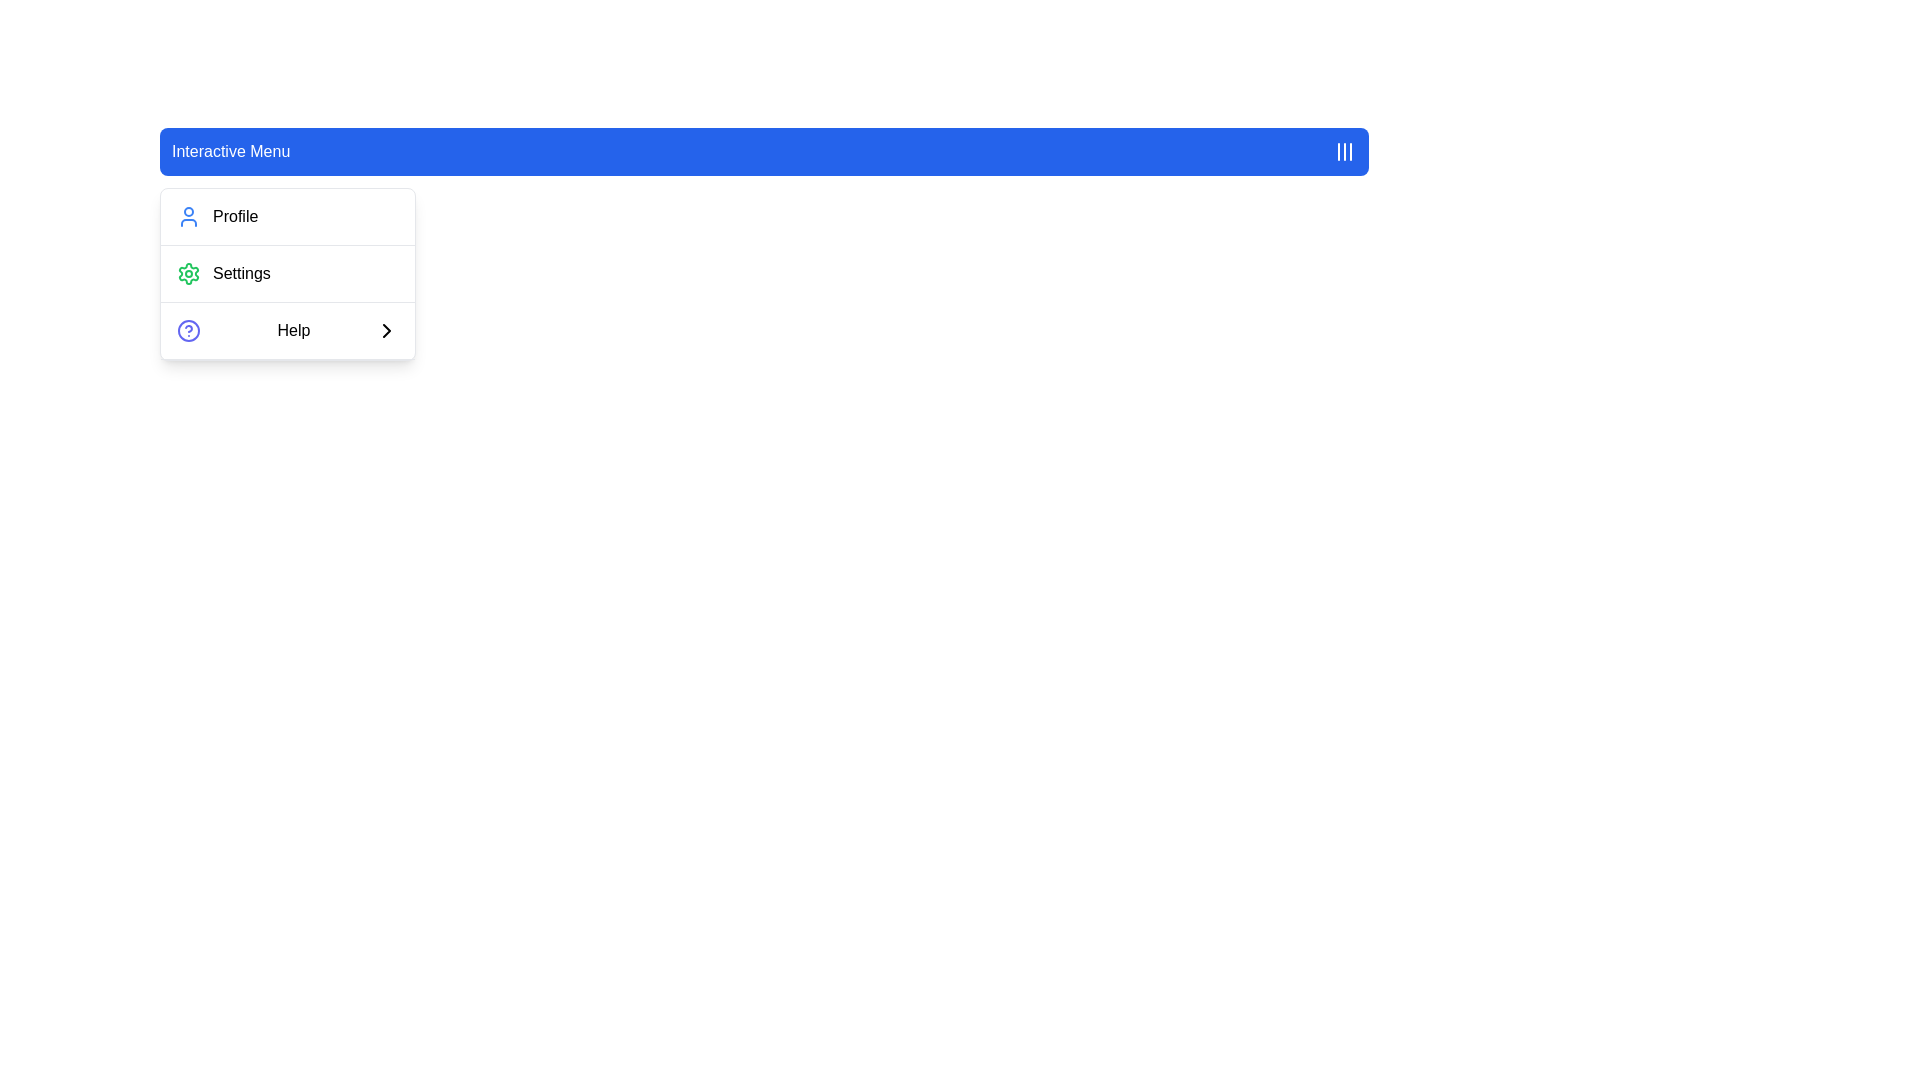 The width and height of the screenshot is (1920, 1080). What do you see at coordinates (188, 330) in the screenshot?
I see `the circular graphic icon located in the 'Help' option of the vertical menu list, which is the third item in the list` at bounding box center [188, 330].